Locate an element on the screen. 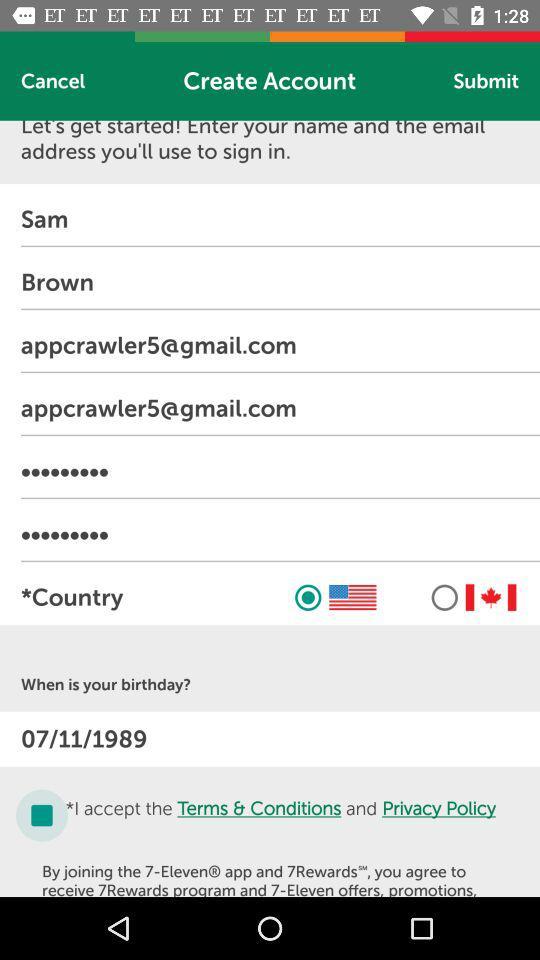 This screenshot has width=540, height=960. the check box icon to accept terms and conditions is located at coordinates (42, 816).